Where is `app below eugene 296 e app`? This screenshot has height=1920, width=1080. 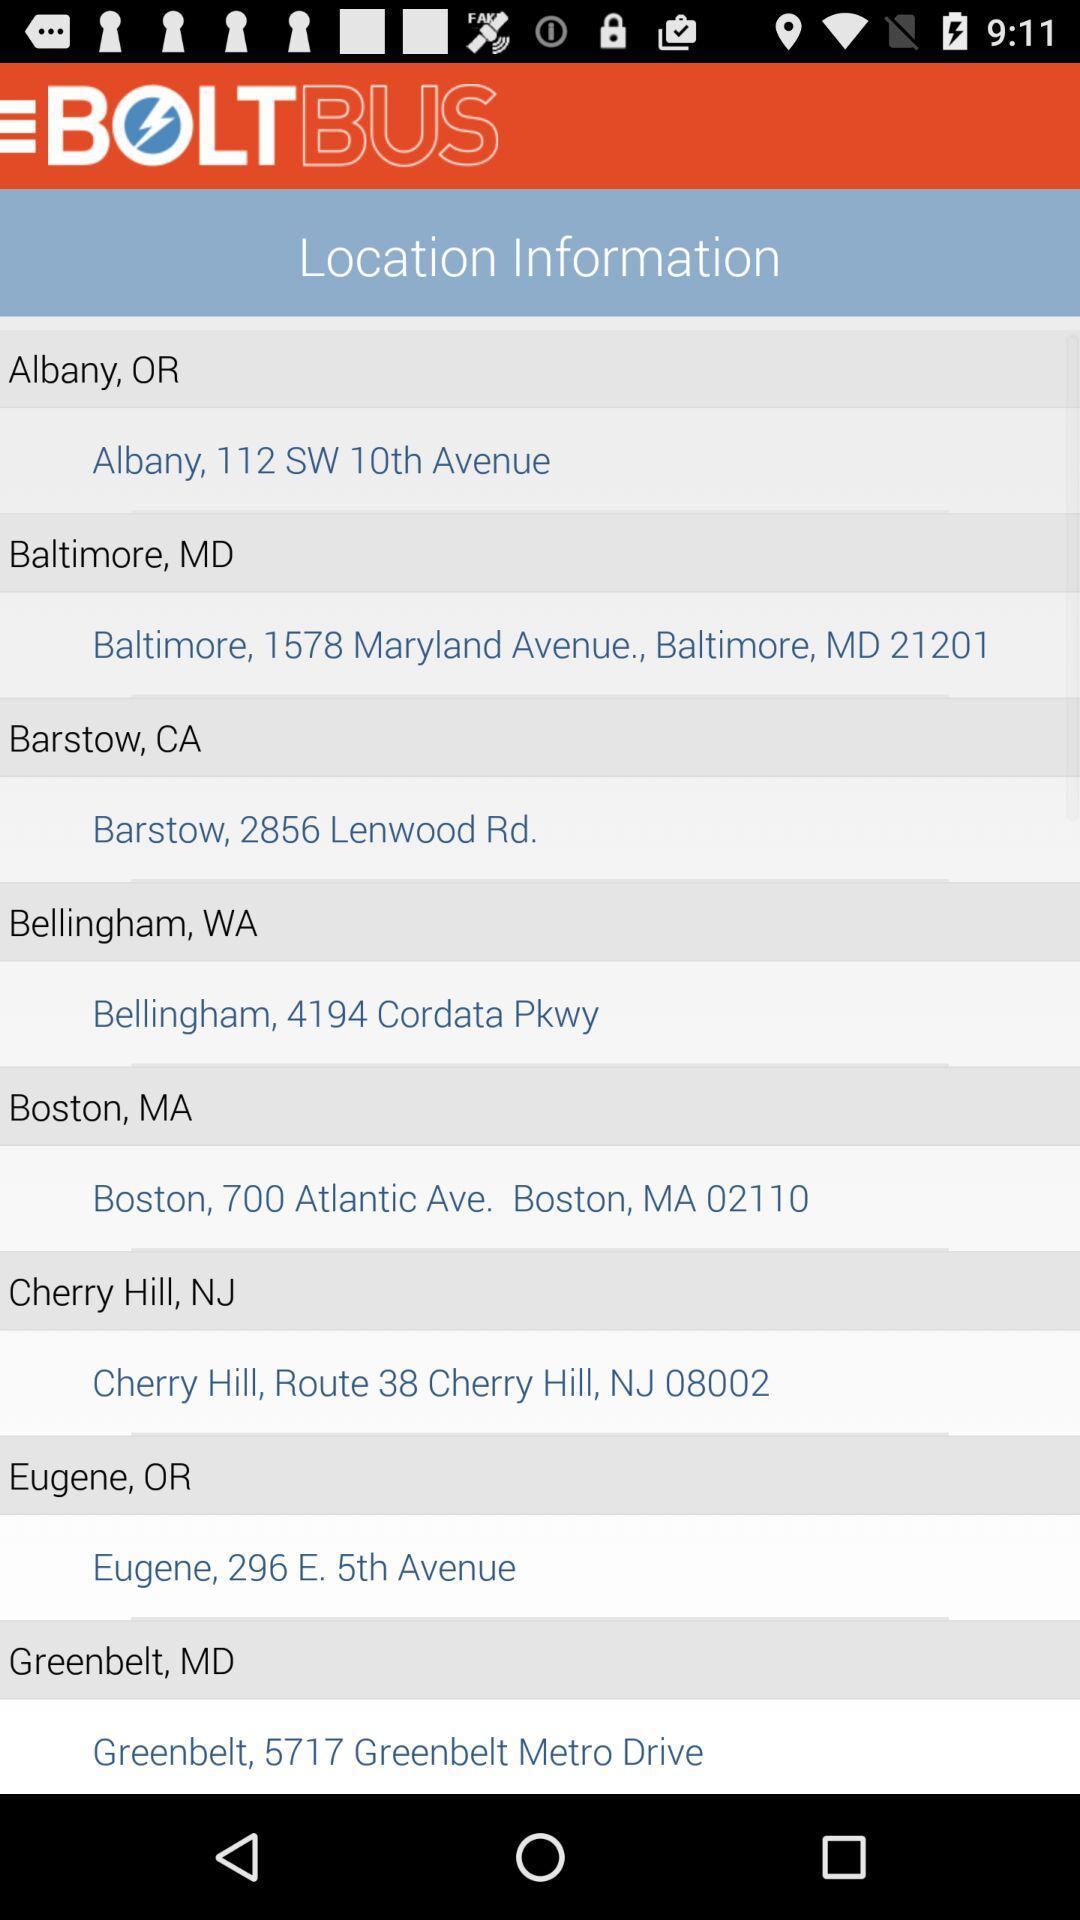 app below eugene 296 e app is located at coordinates (540, 1618).